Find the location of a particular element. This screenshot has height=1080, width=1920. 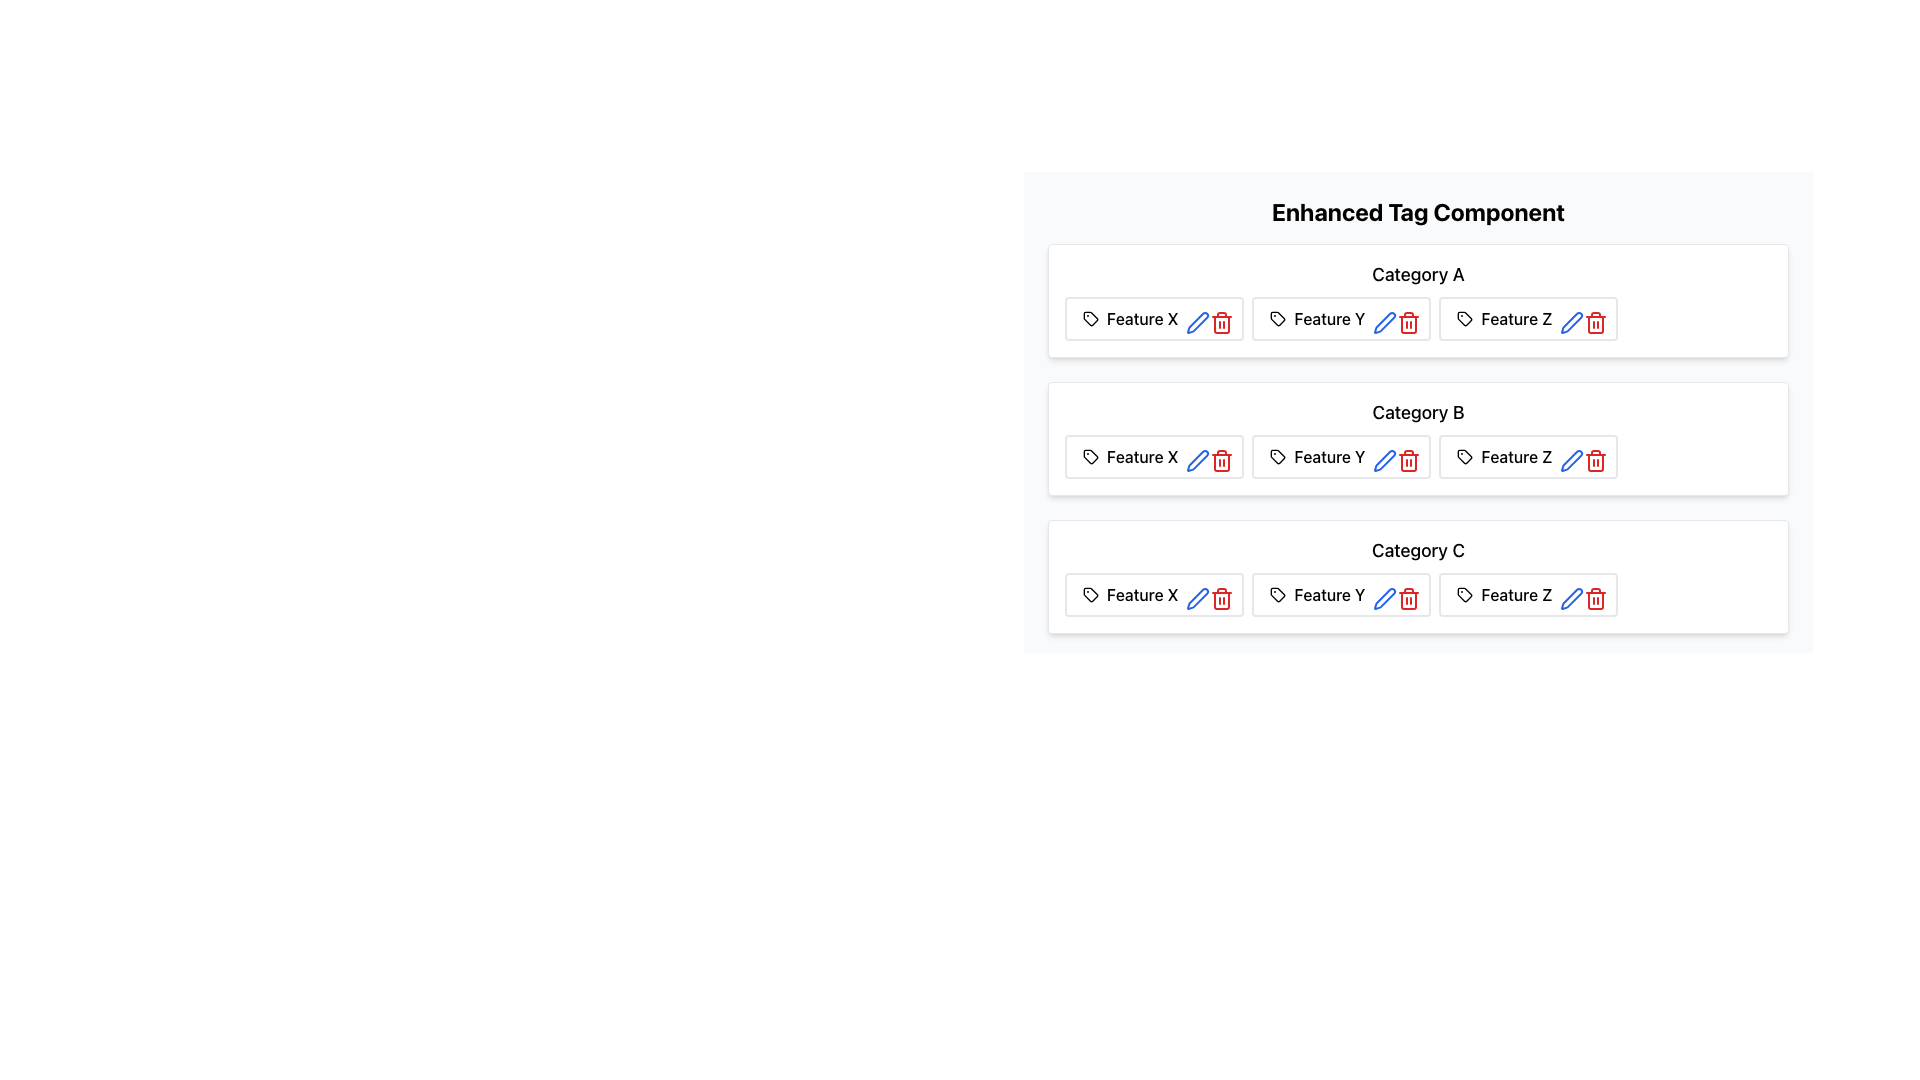

the feature name of the first feature listed under 'Category A', which includes an edit and delete icon for actions is located at coordinates (1417, 318).